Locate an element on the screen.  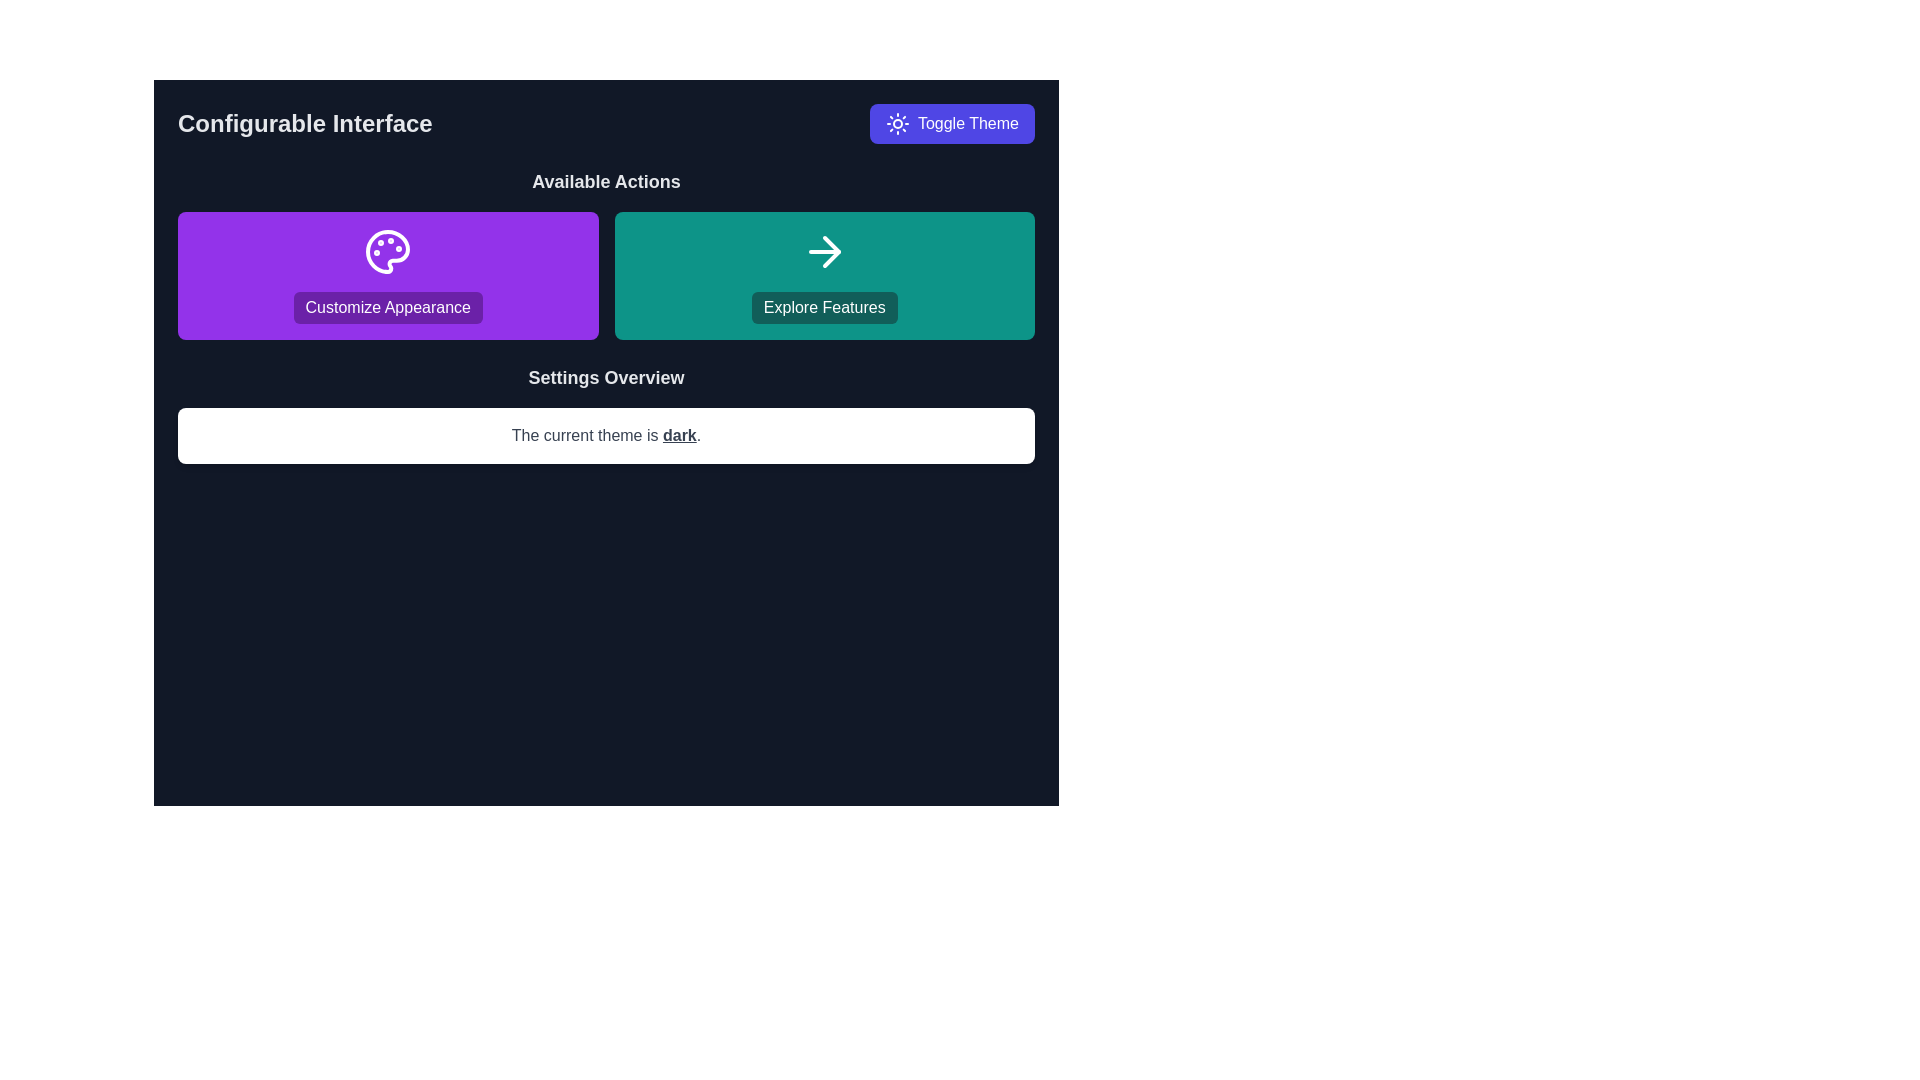
the first button in the 'Available Actions' section is located at coordinates (388, 276).